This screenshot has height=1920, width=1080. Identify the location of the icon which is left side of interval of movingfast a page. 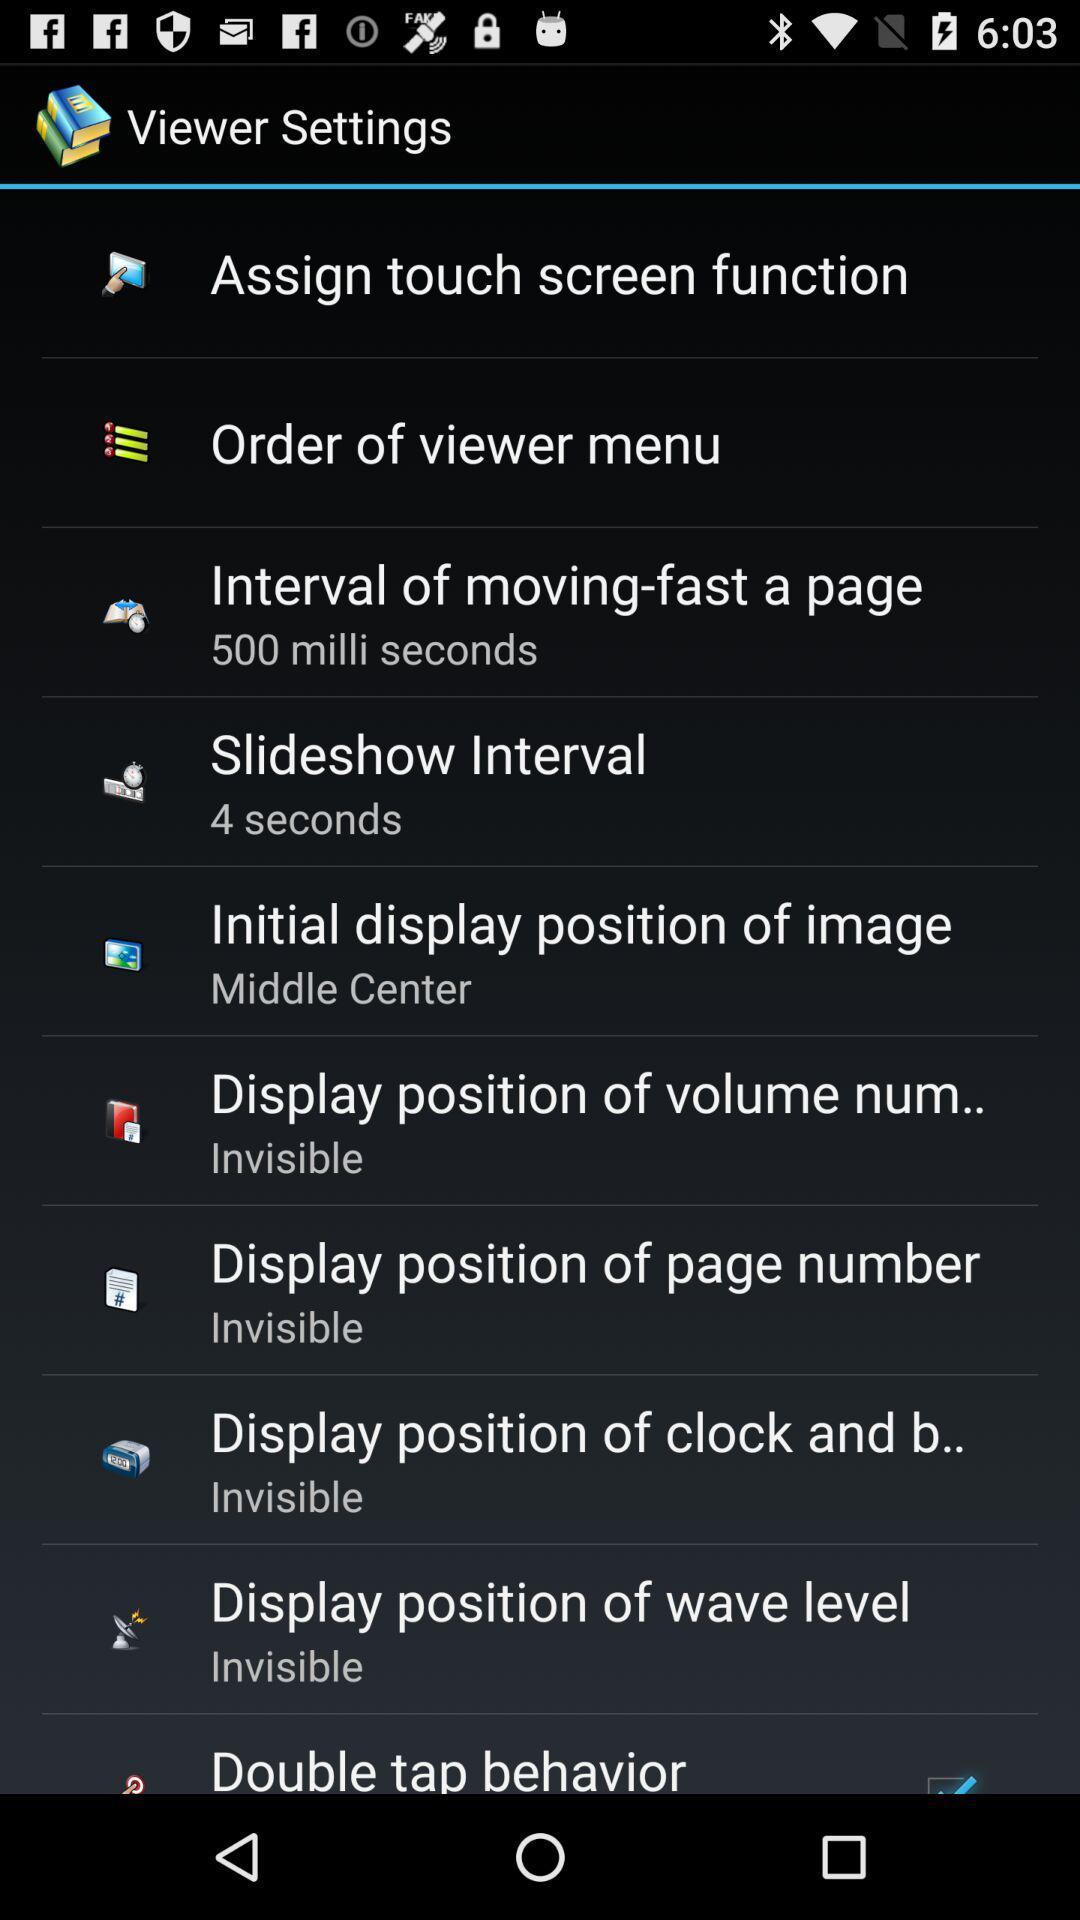
(126, 610).